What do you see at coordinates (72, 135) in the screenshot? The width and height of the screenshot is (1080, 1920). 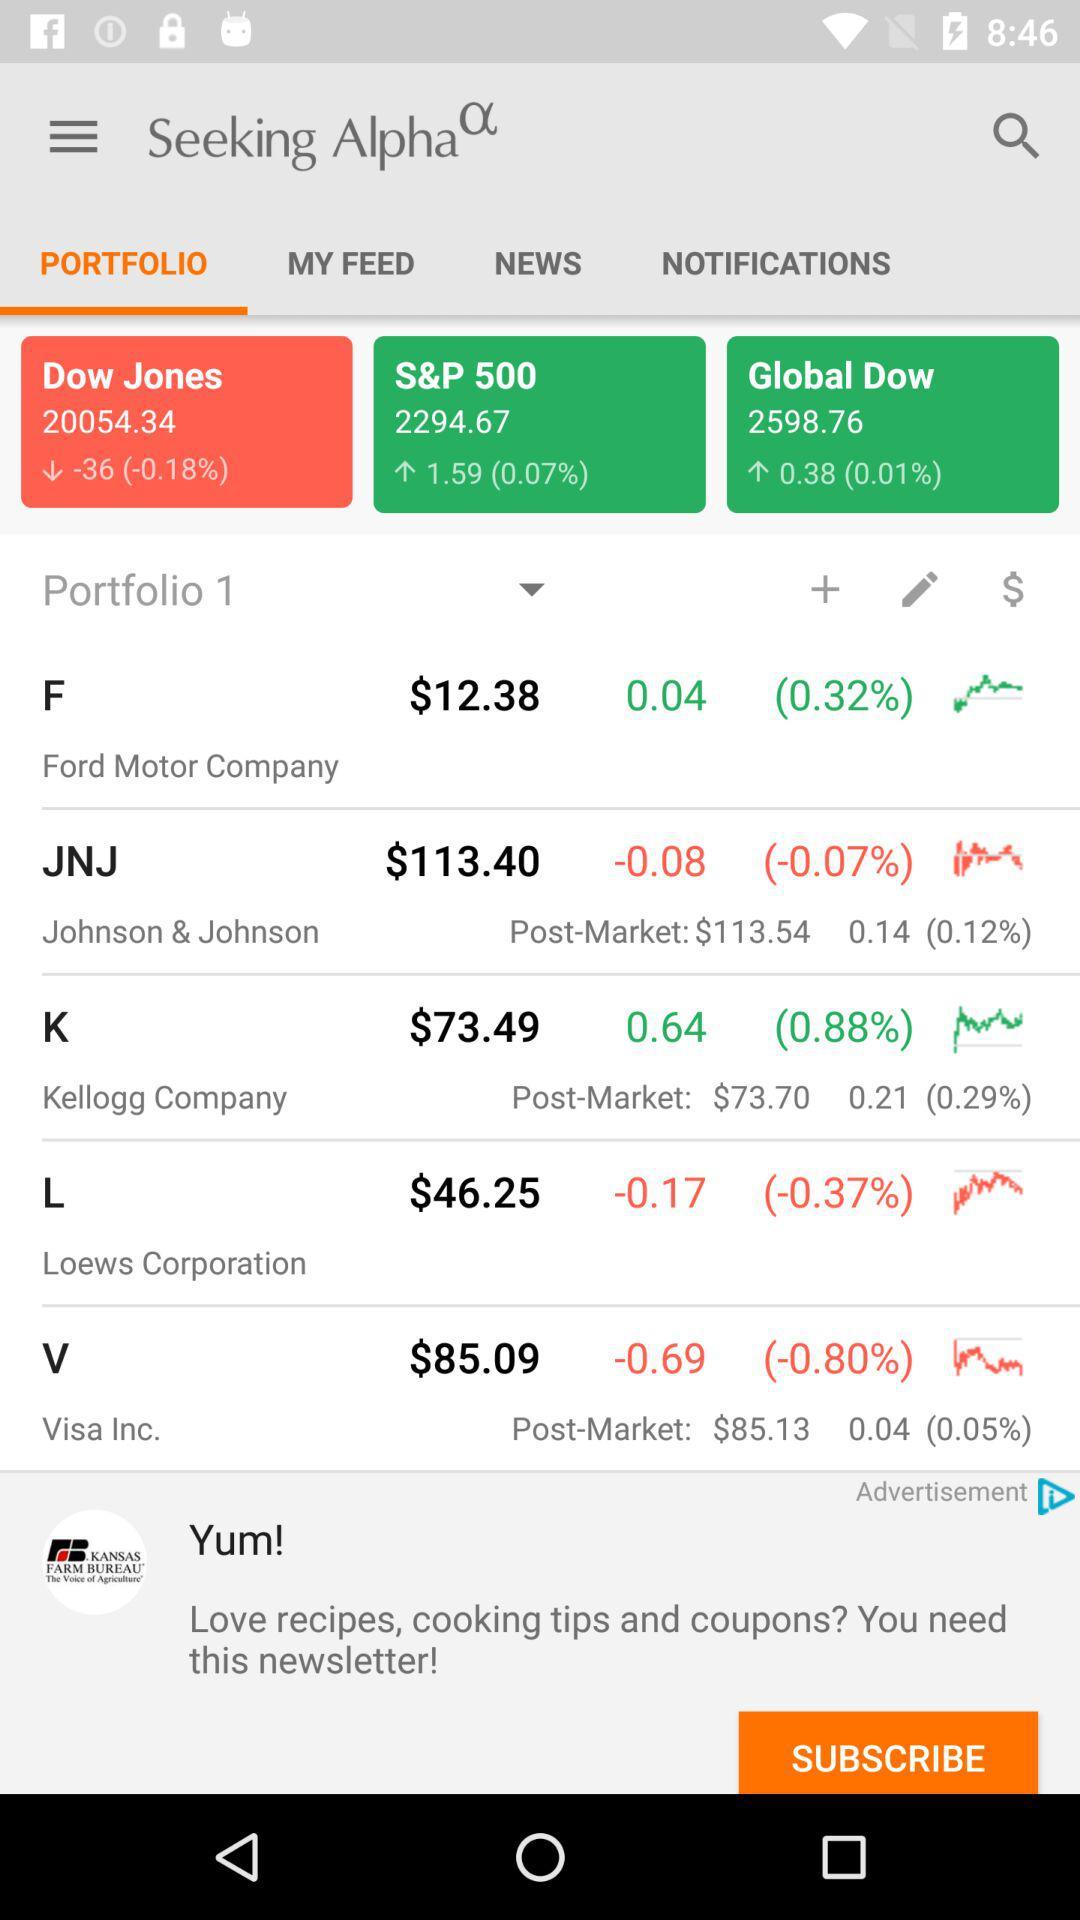 I see `icon above portfolio` at bounding box center [72, 135].